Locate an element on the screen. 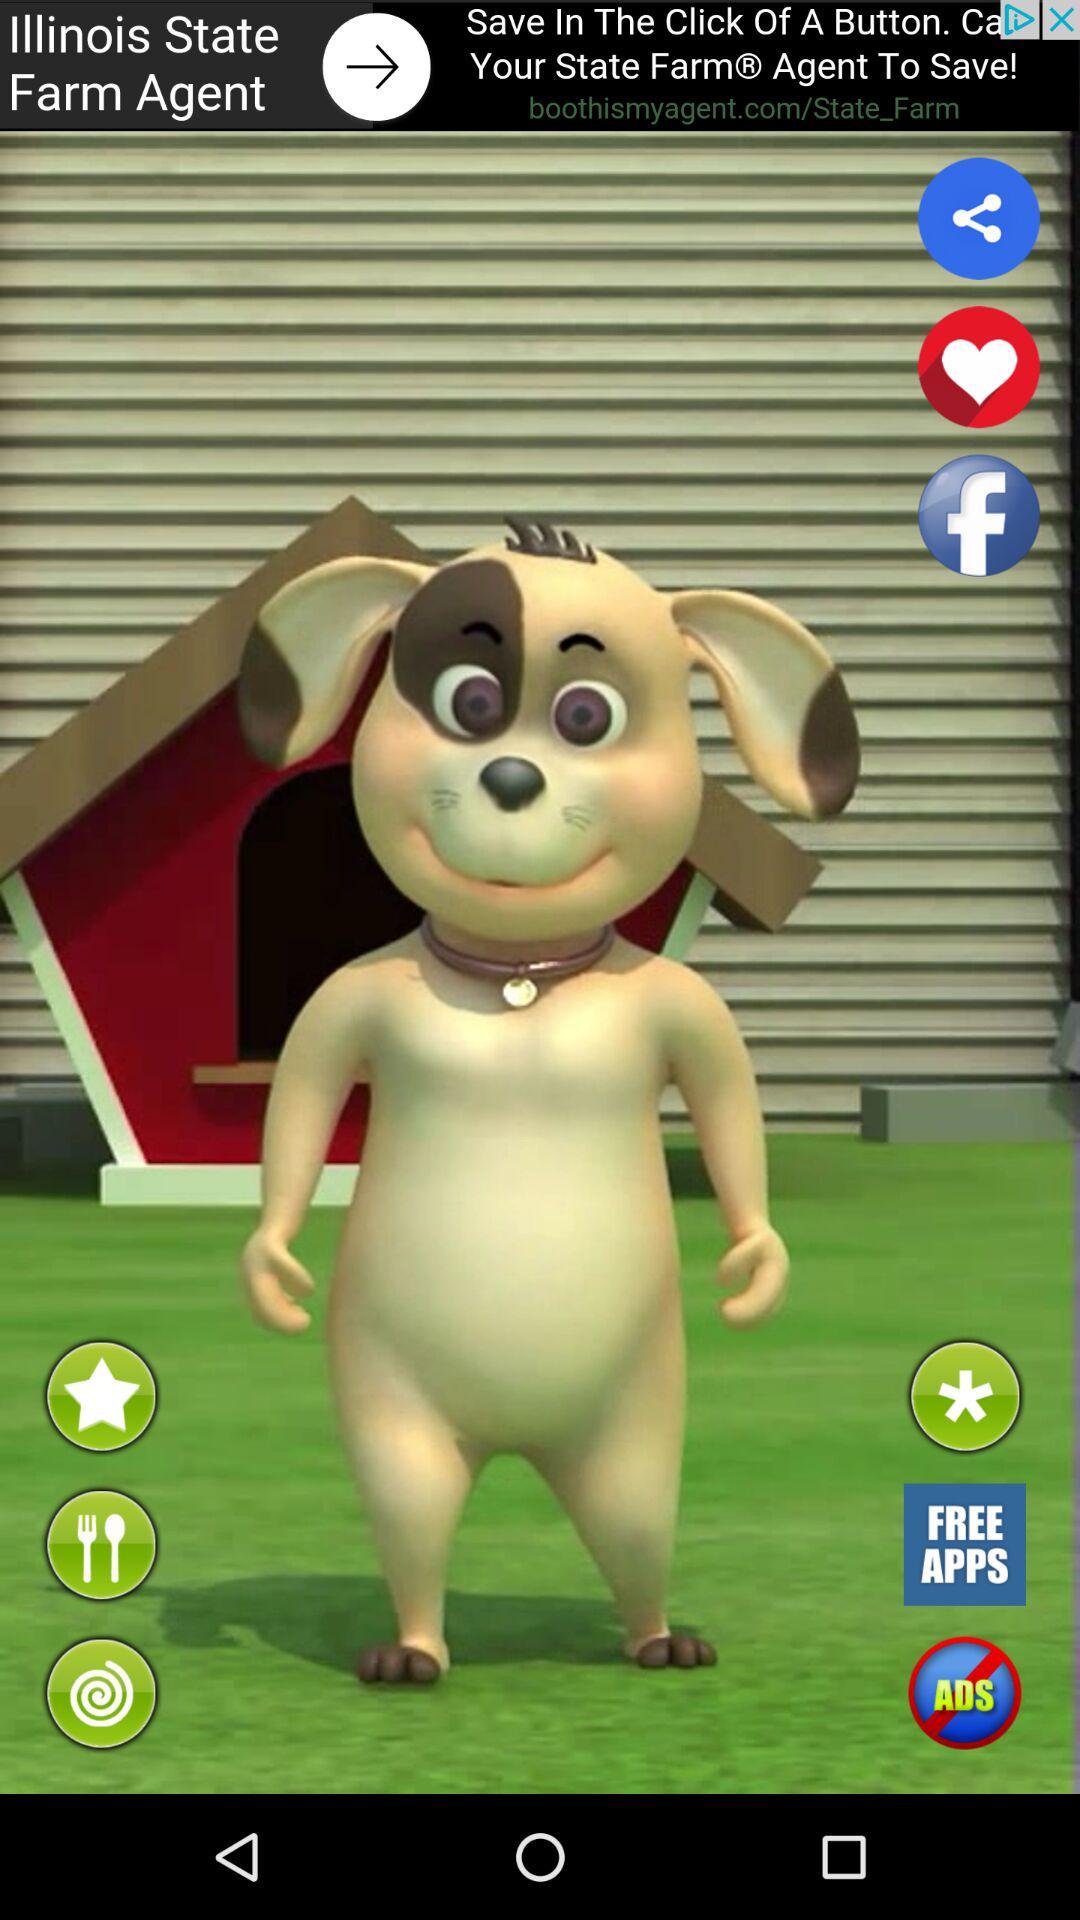  facebook button is located at coordinates (978, 515).